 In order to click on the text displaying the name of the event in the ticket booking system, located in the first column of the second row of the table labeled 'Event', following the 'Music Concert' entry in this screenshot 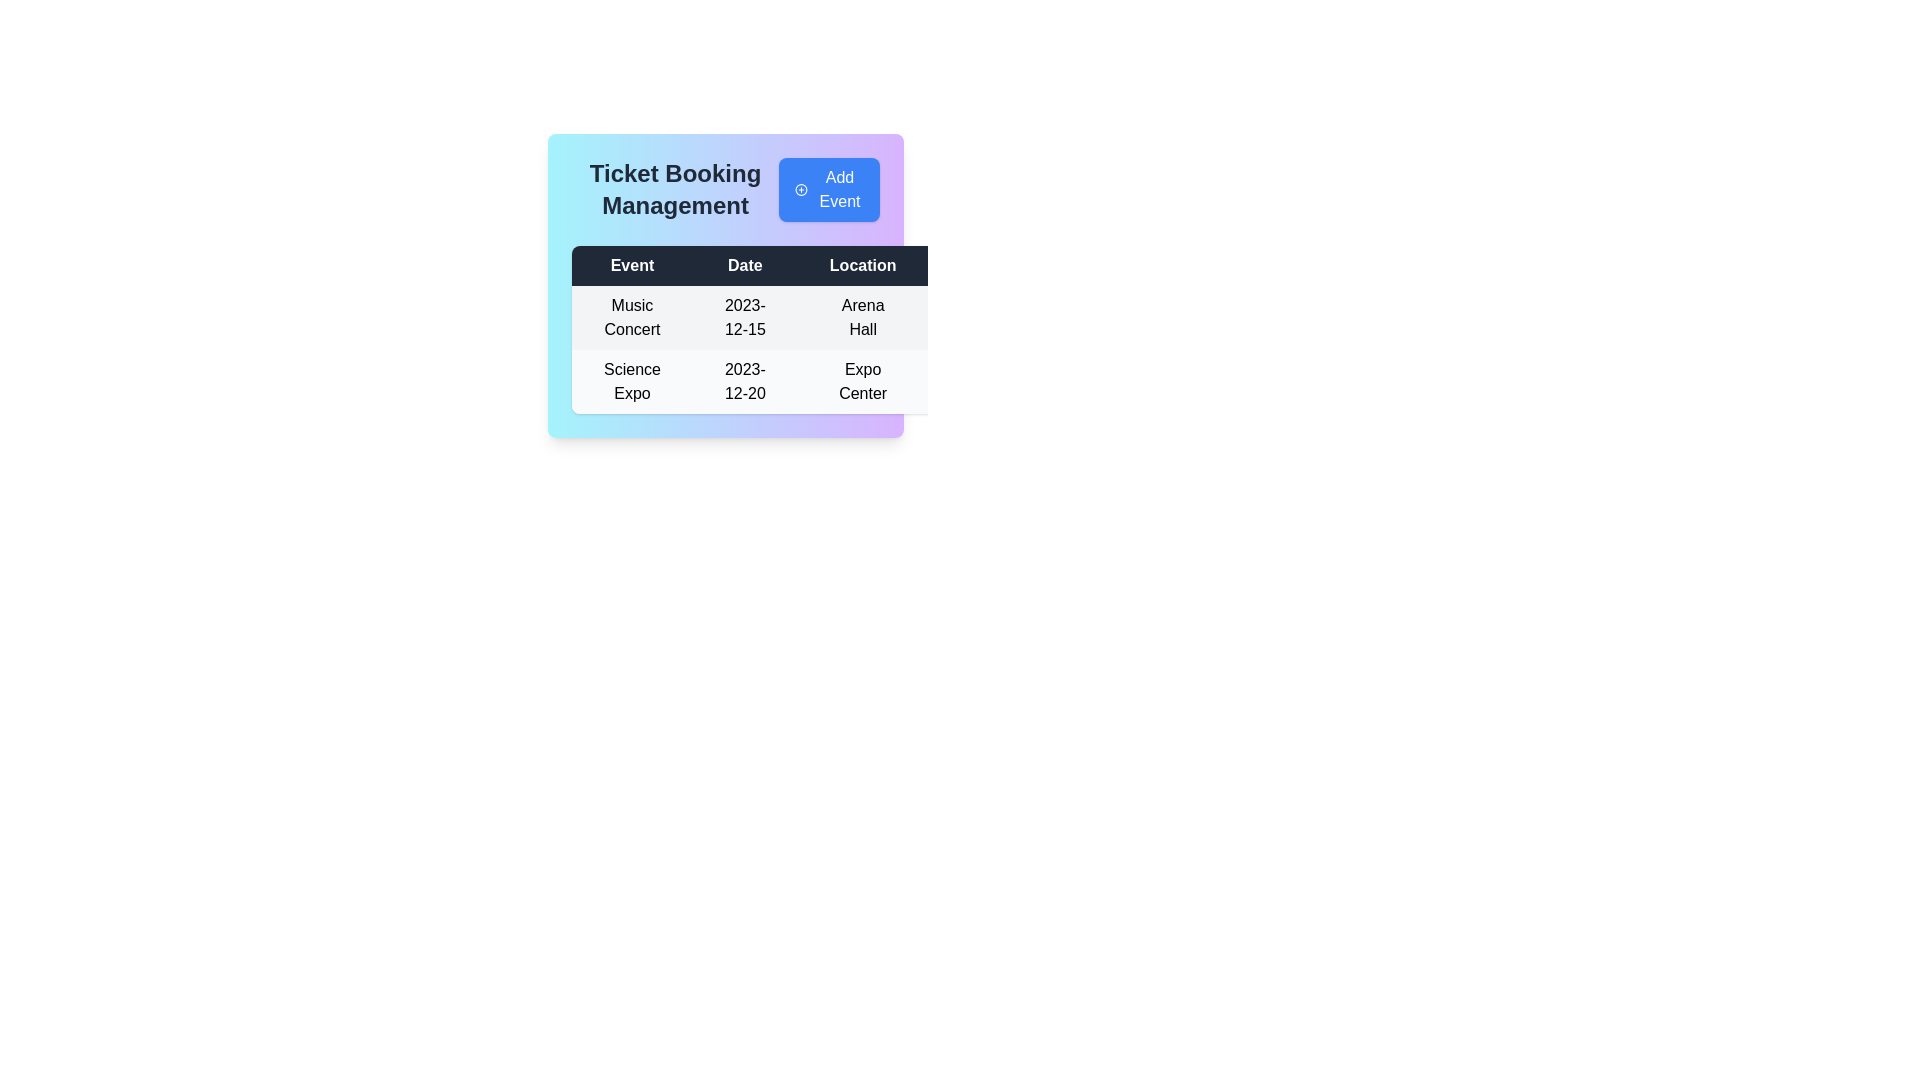, I will do `click(631, 381)`.